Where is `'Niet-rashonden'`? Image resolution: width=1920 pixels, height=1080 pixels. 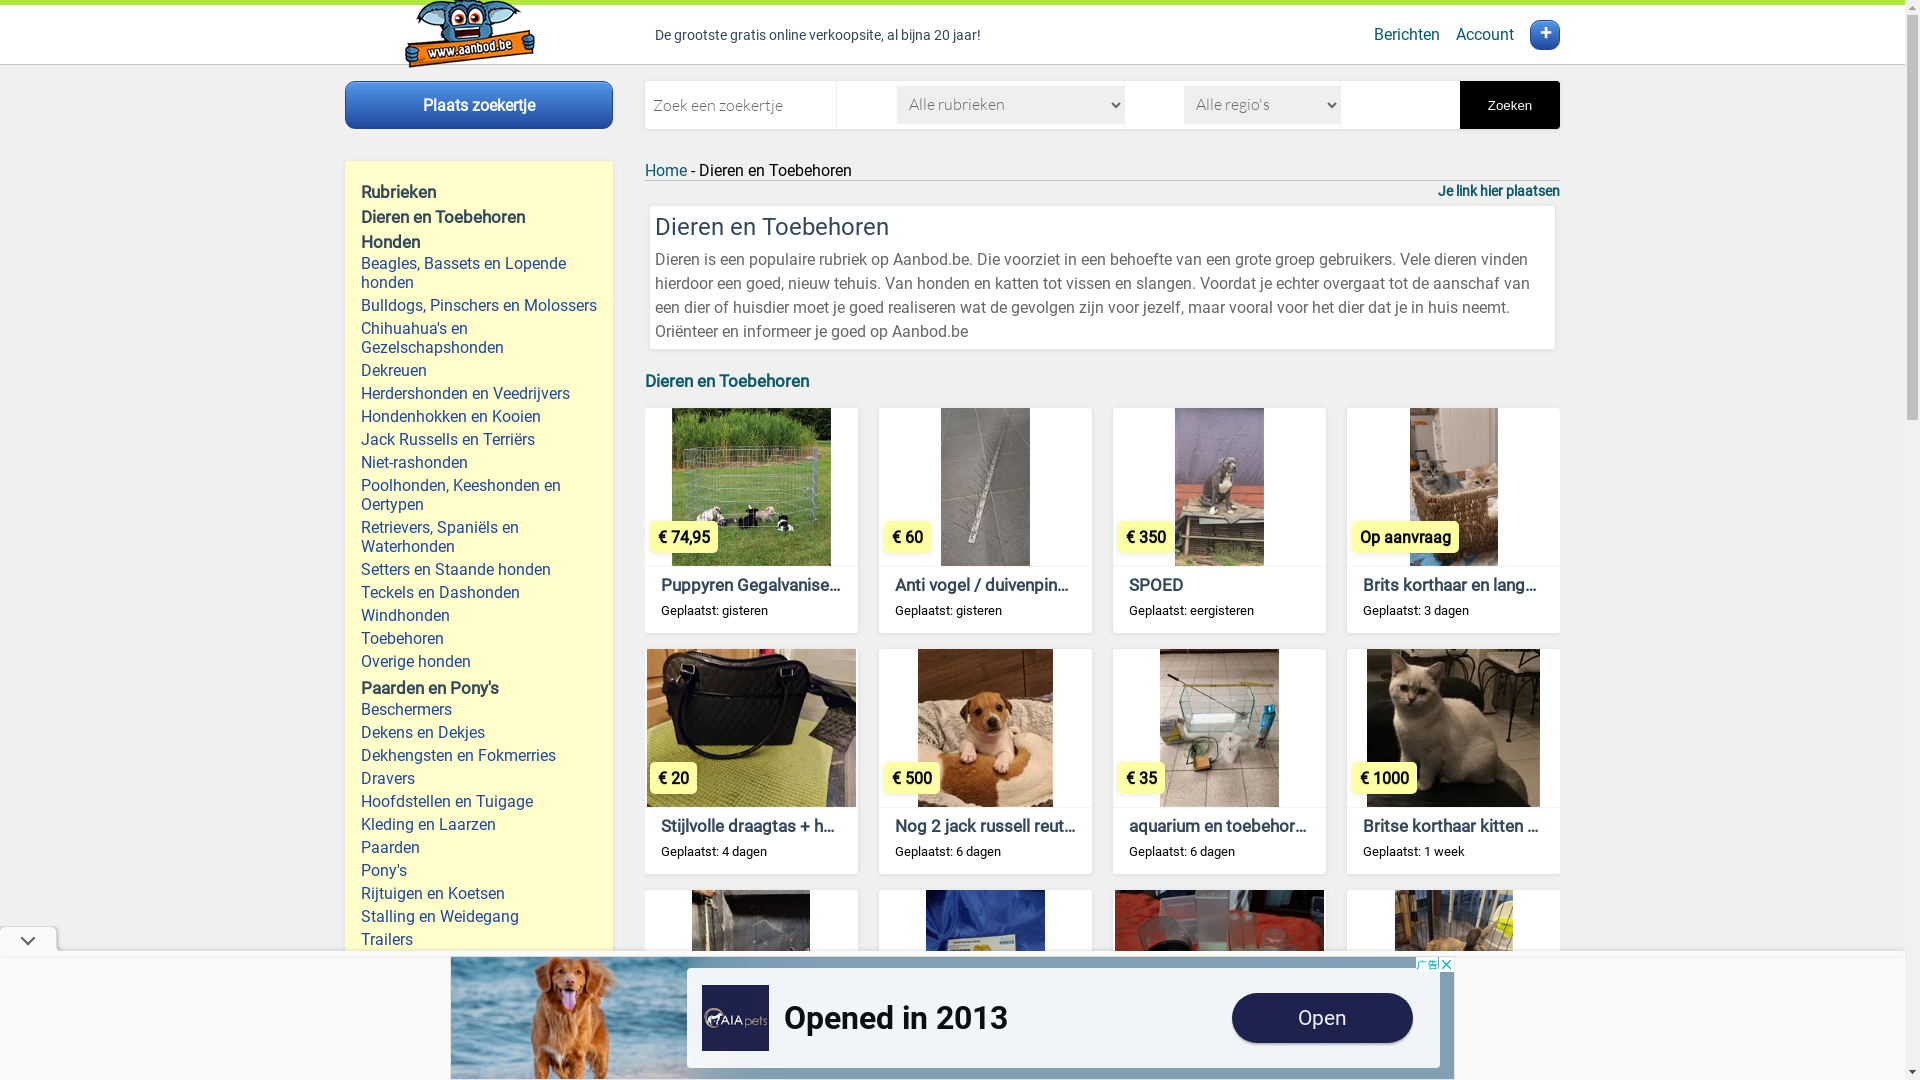 'Niet-rashonden' is located at coordinates (360, 462).